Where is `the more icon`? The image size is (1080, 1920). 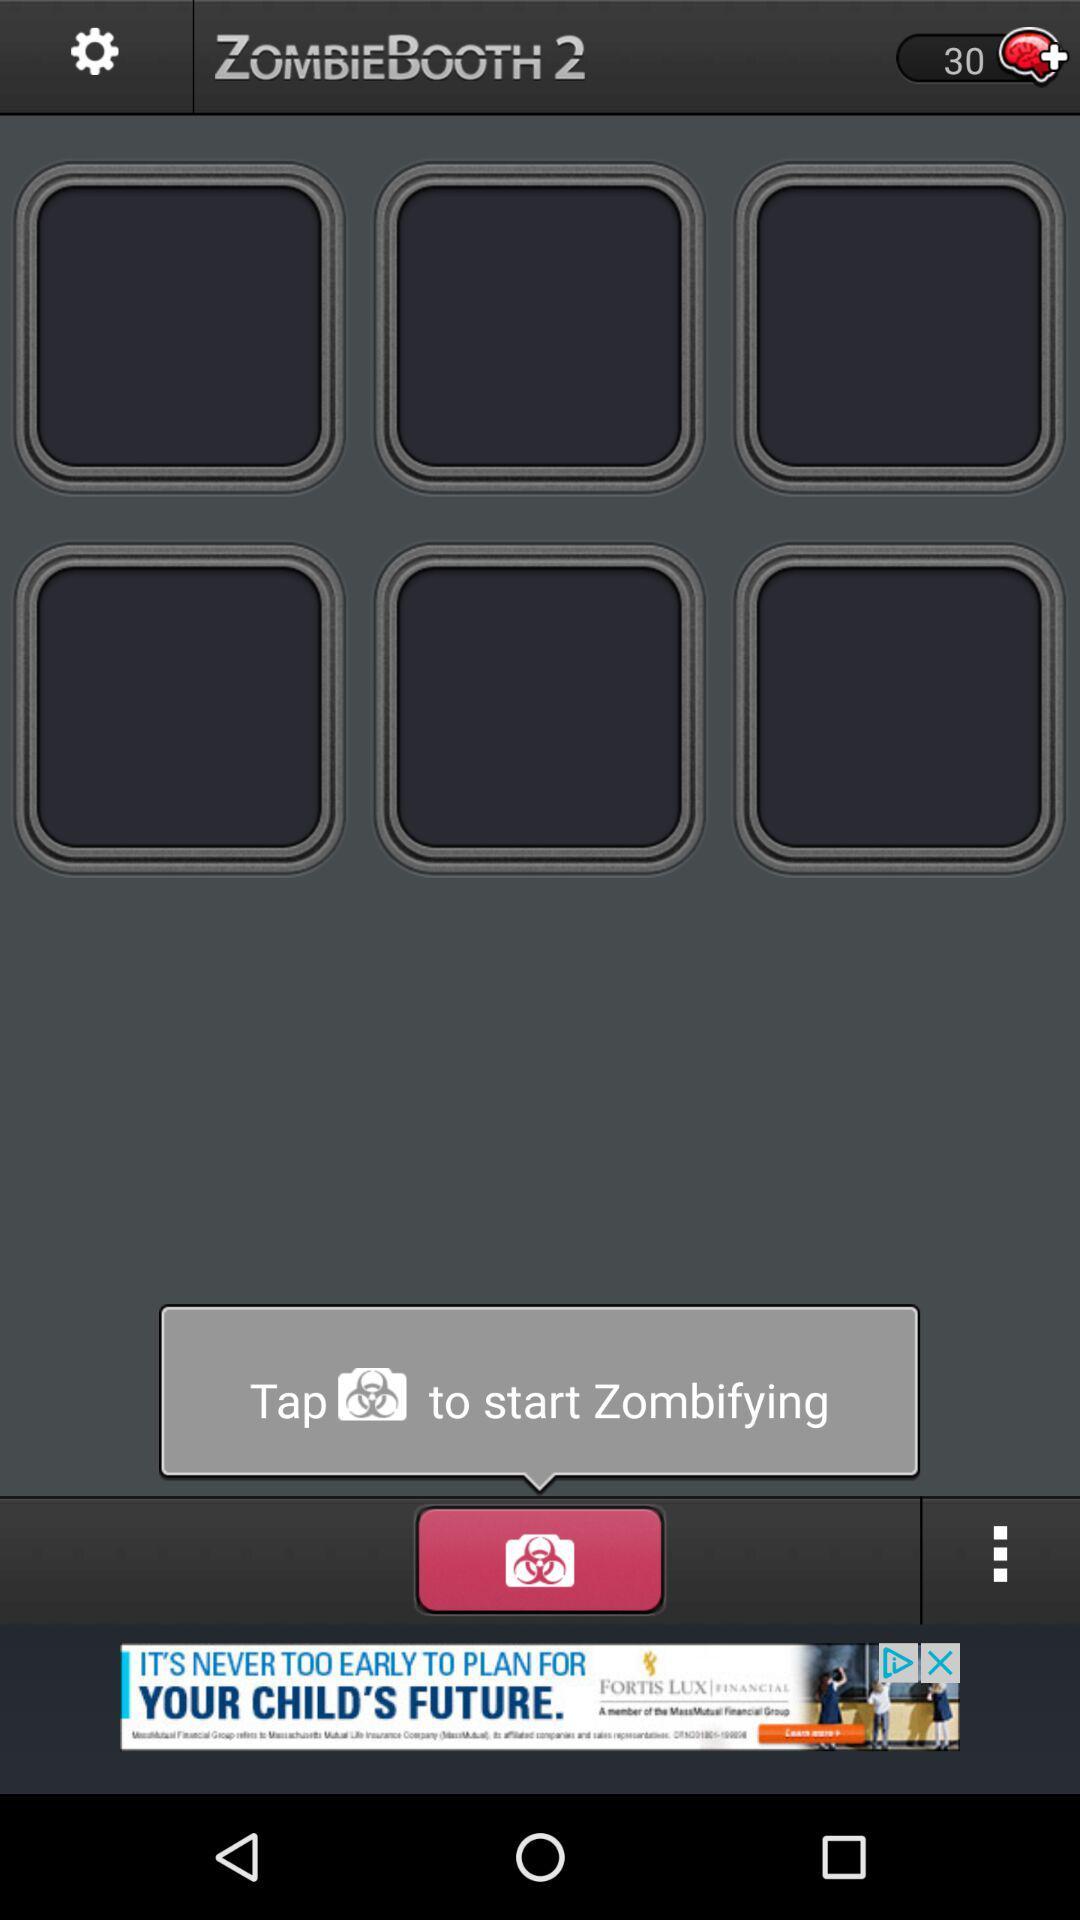
the more icon is located at coordinates (1001, 1670).